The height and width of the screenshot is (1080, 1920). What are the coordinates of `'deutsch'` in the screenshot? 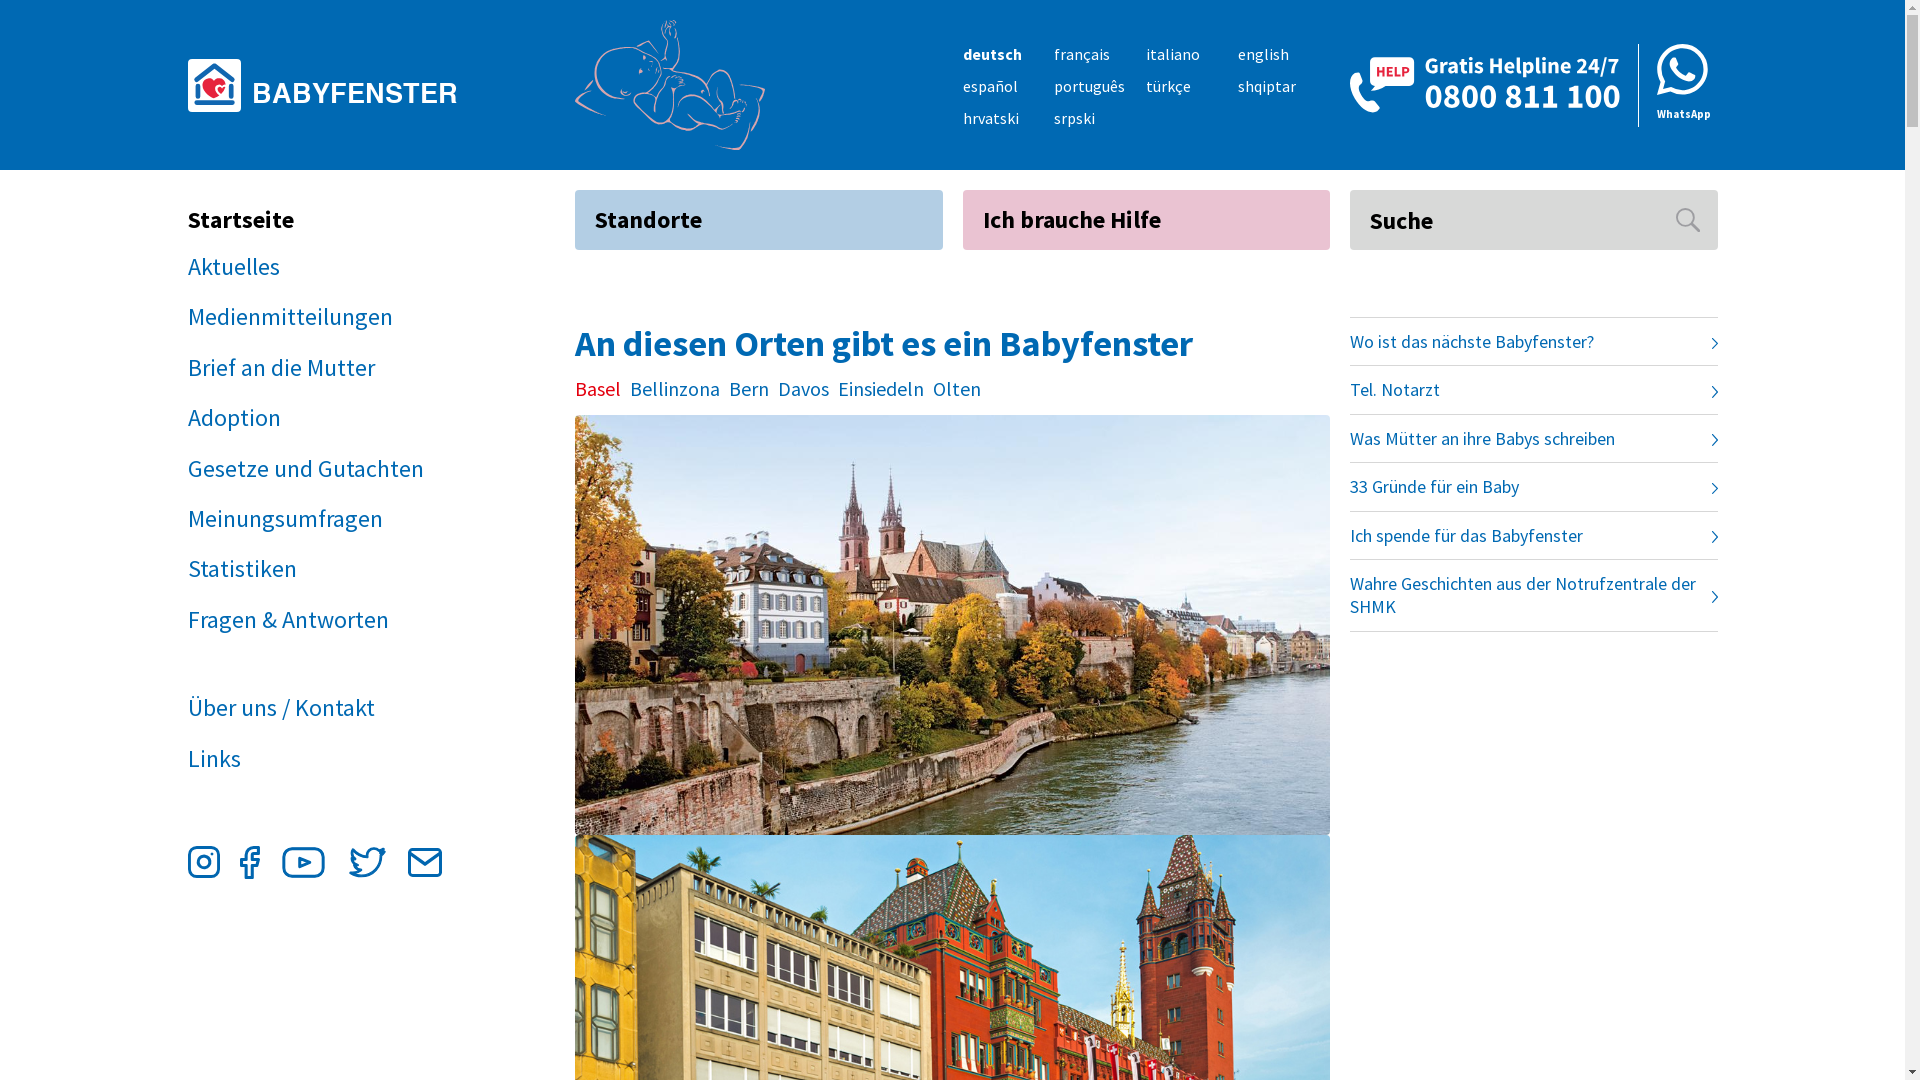 It's located at (991, 53).